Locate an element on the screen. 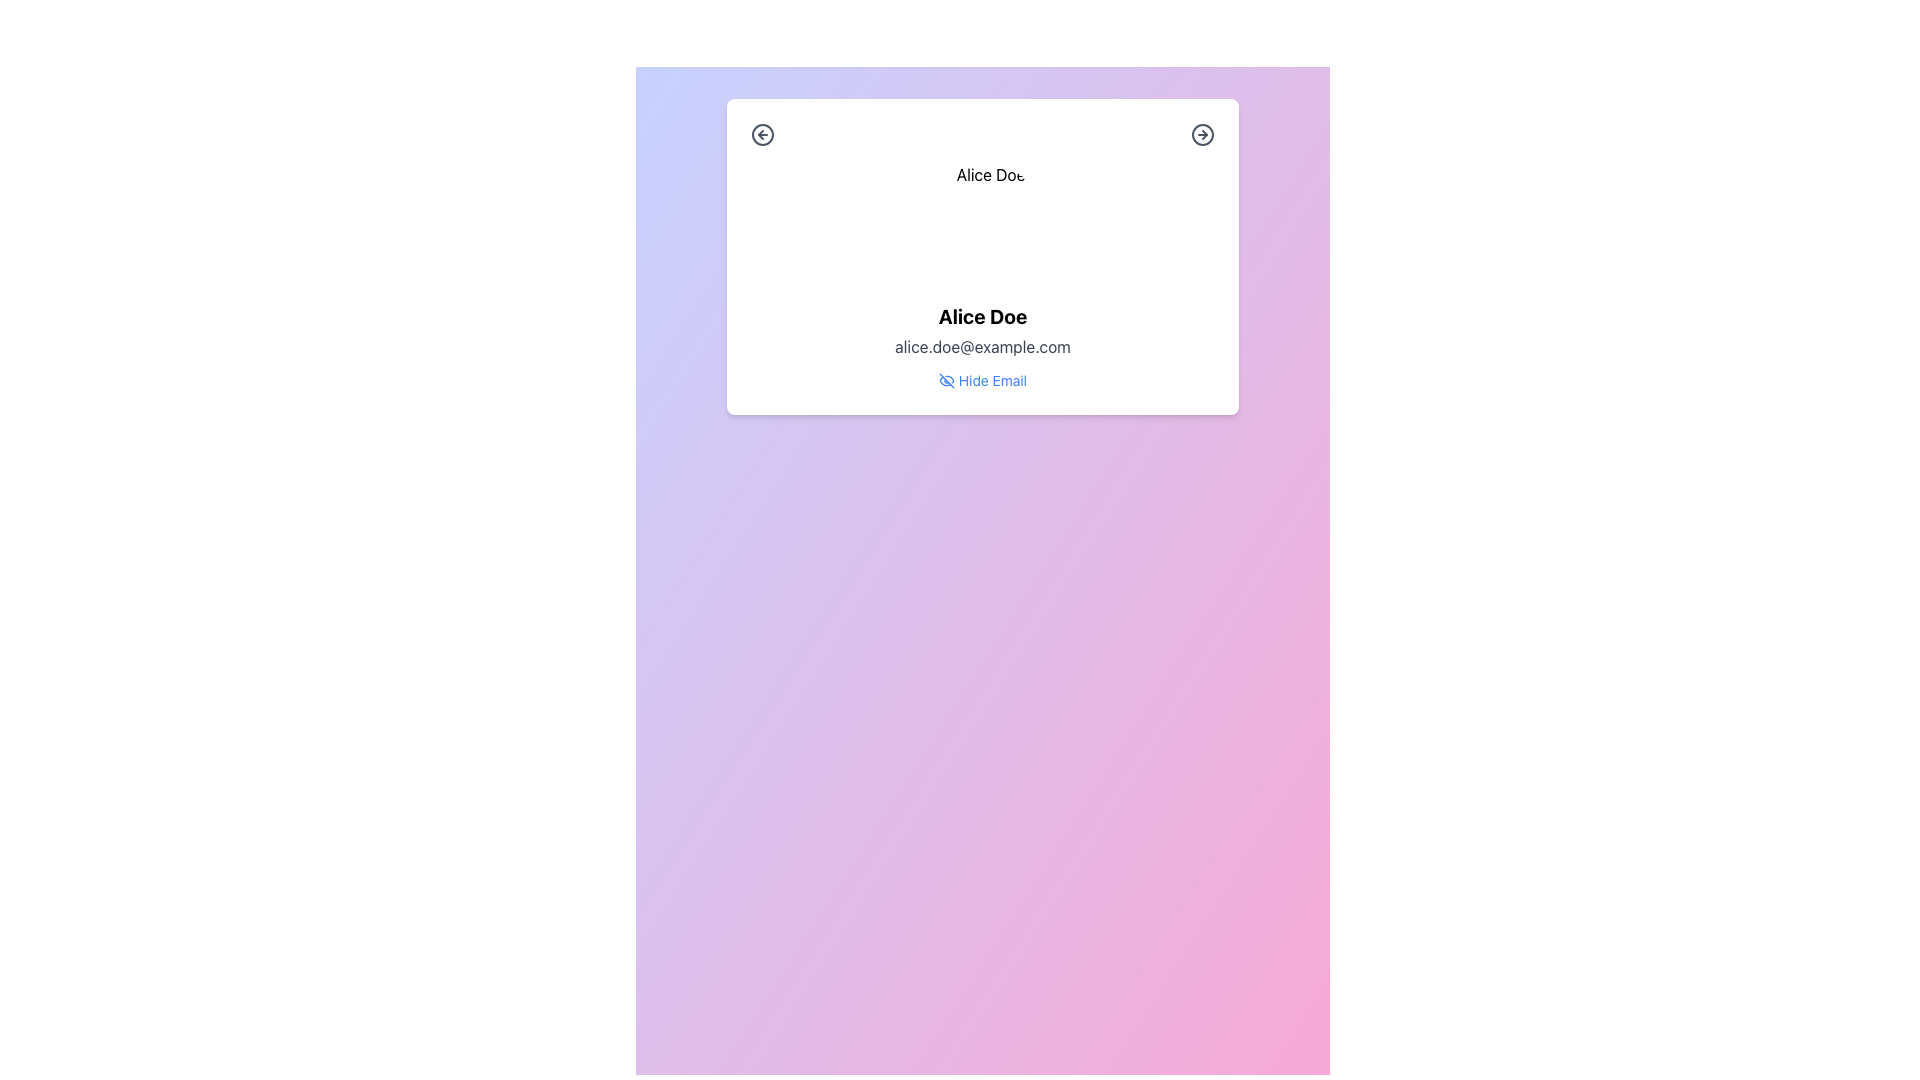  the static Text label displaying the email address associated with 'Alice Doe', which is centrally aligned below the name and above the 'Hide Email' button is located at coordinates (983, 346).